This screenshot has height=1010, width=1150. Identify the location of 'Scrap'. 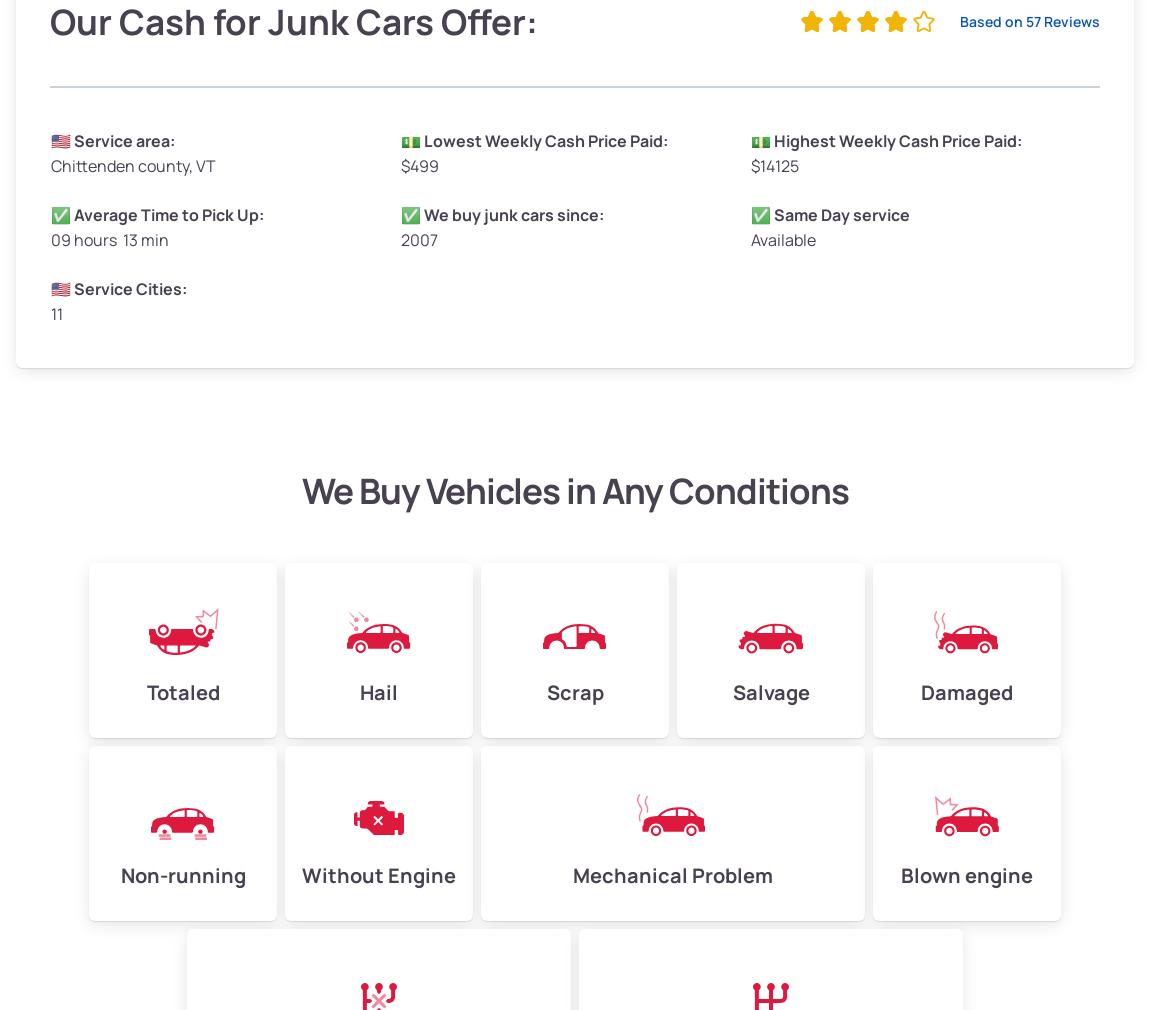
(574, 691).